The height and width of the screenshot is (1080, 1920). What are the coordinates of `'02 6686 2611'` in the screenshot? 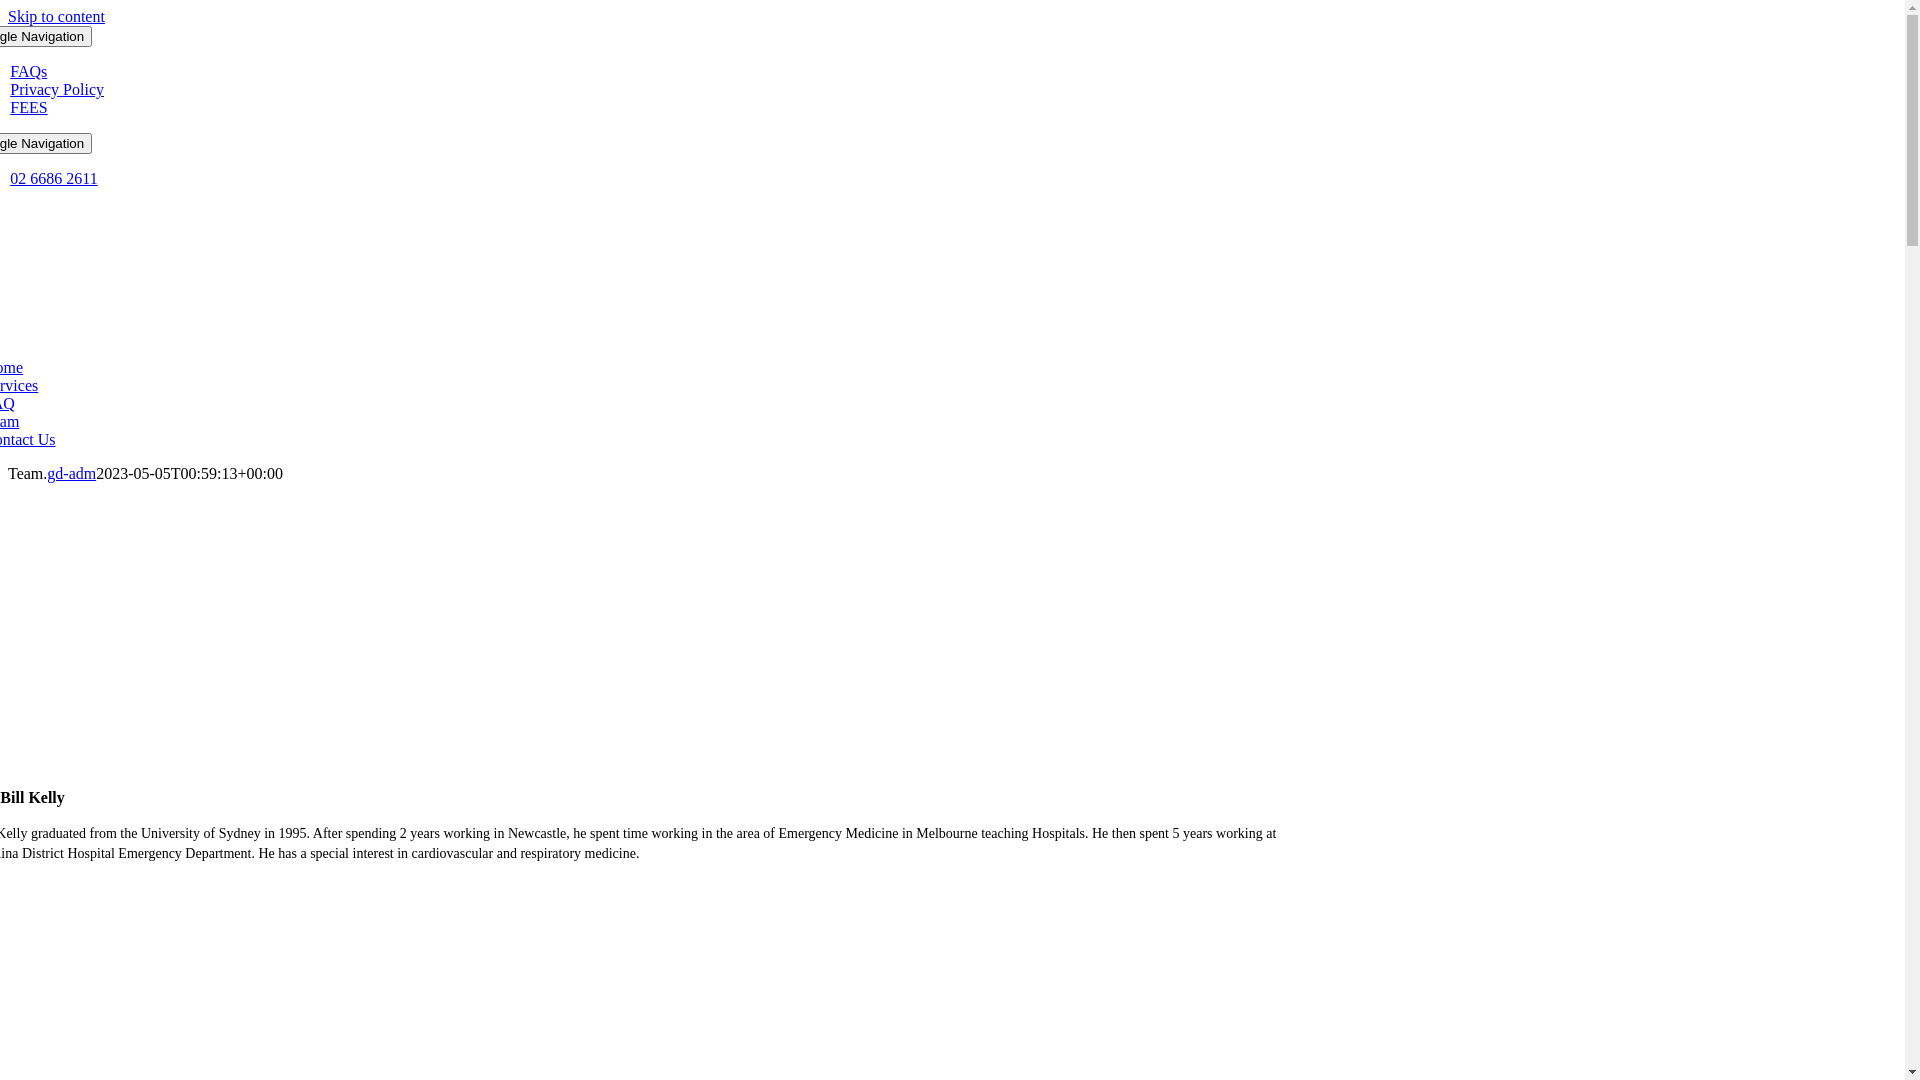 It's located at (53, 177).